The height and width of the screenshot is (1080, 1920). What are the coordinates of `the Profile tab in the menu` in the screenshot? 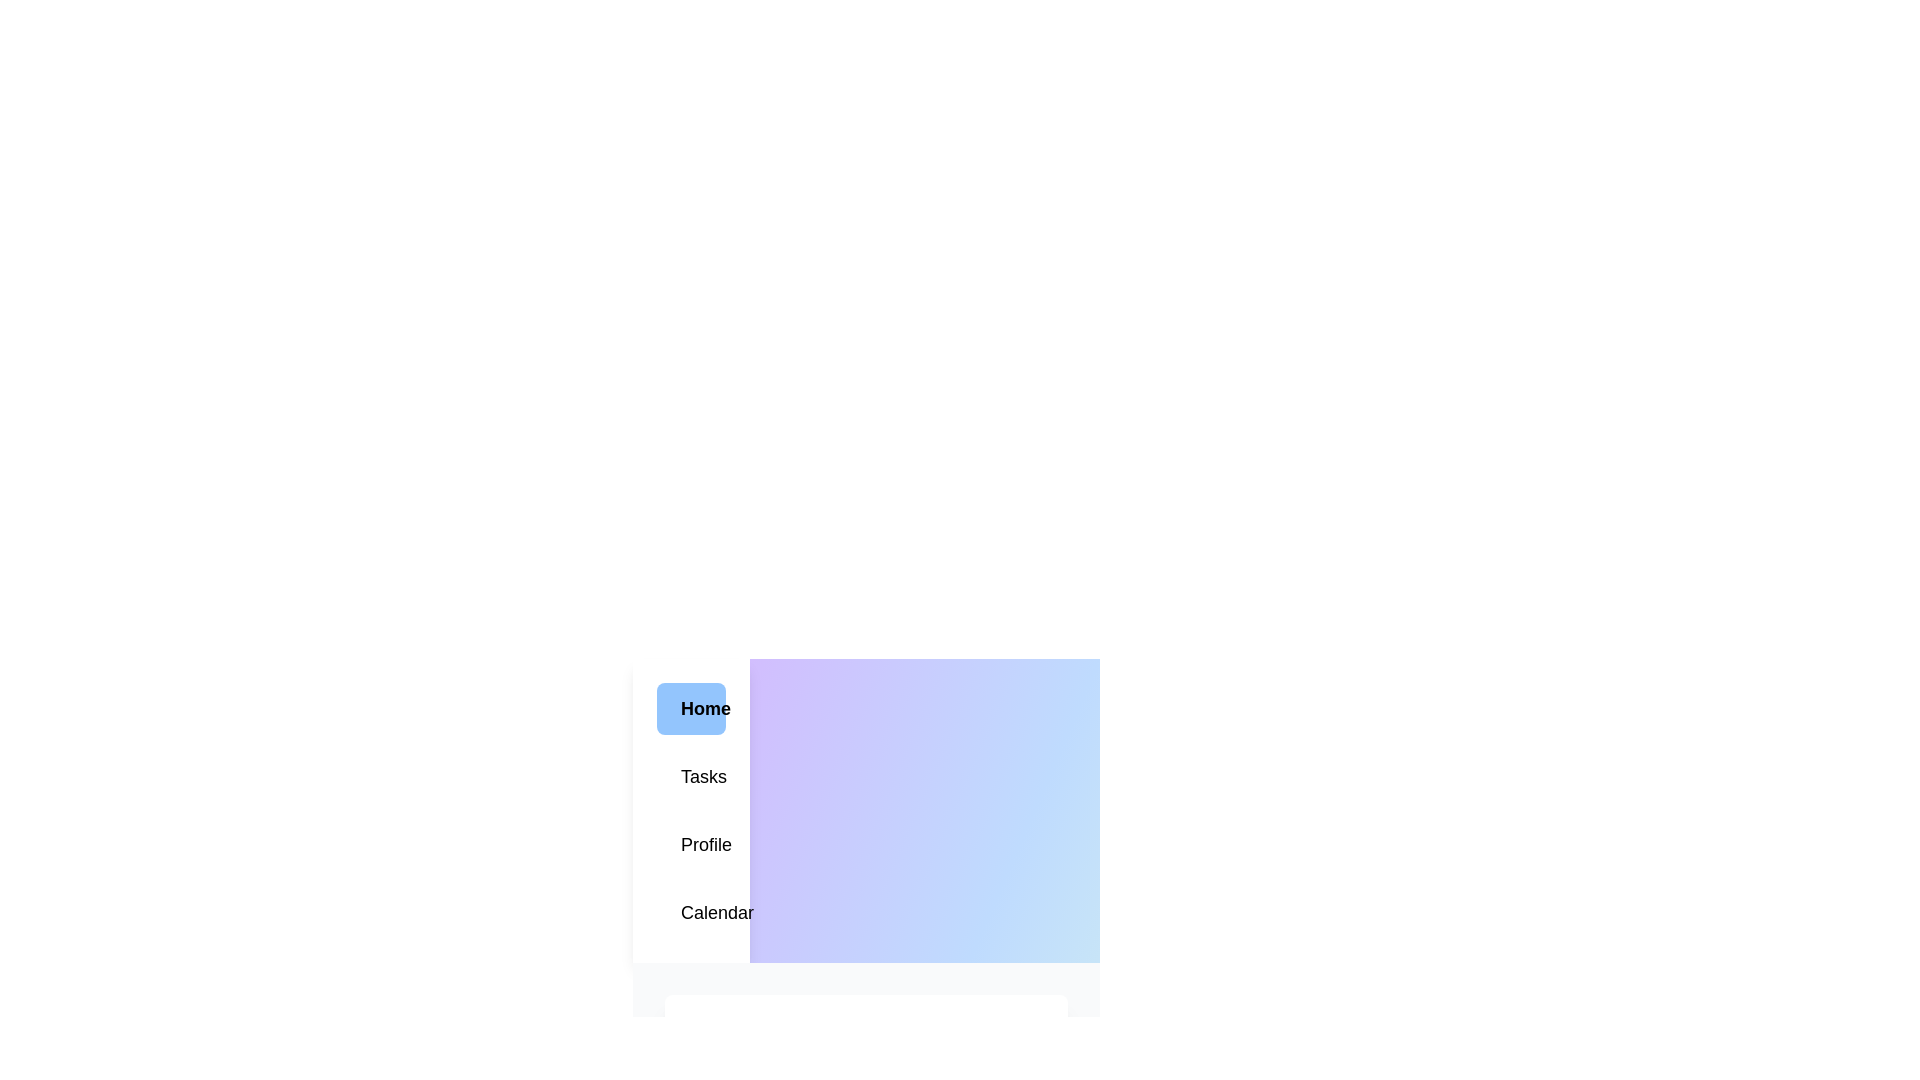 It's located at (691, 844).